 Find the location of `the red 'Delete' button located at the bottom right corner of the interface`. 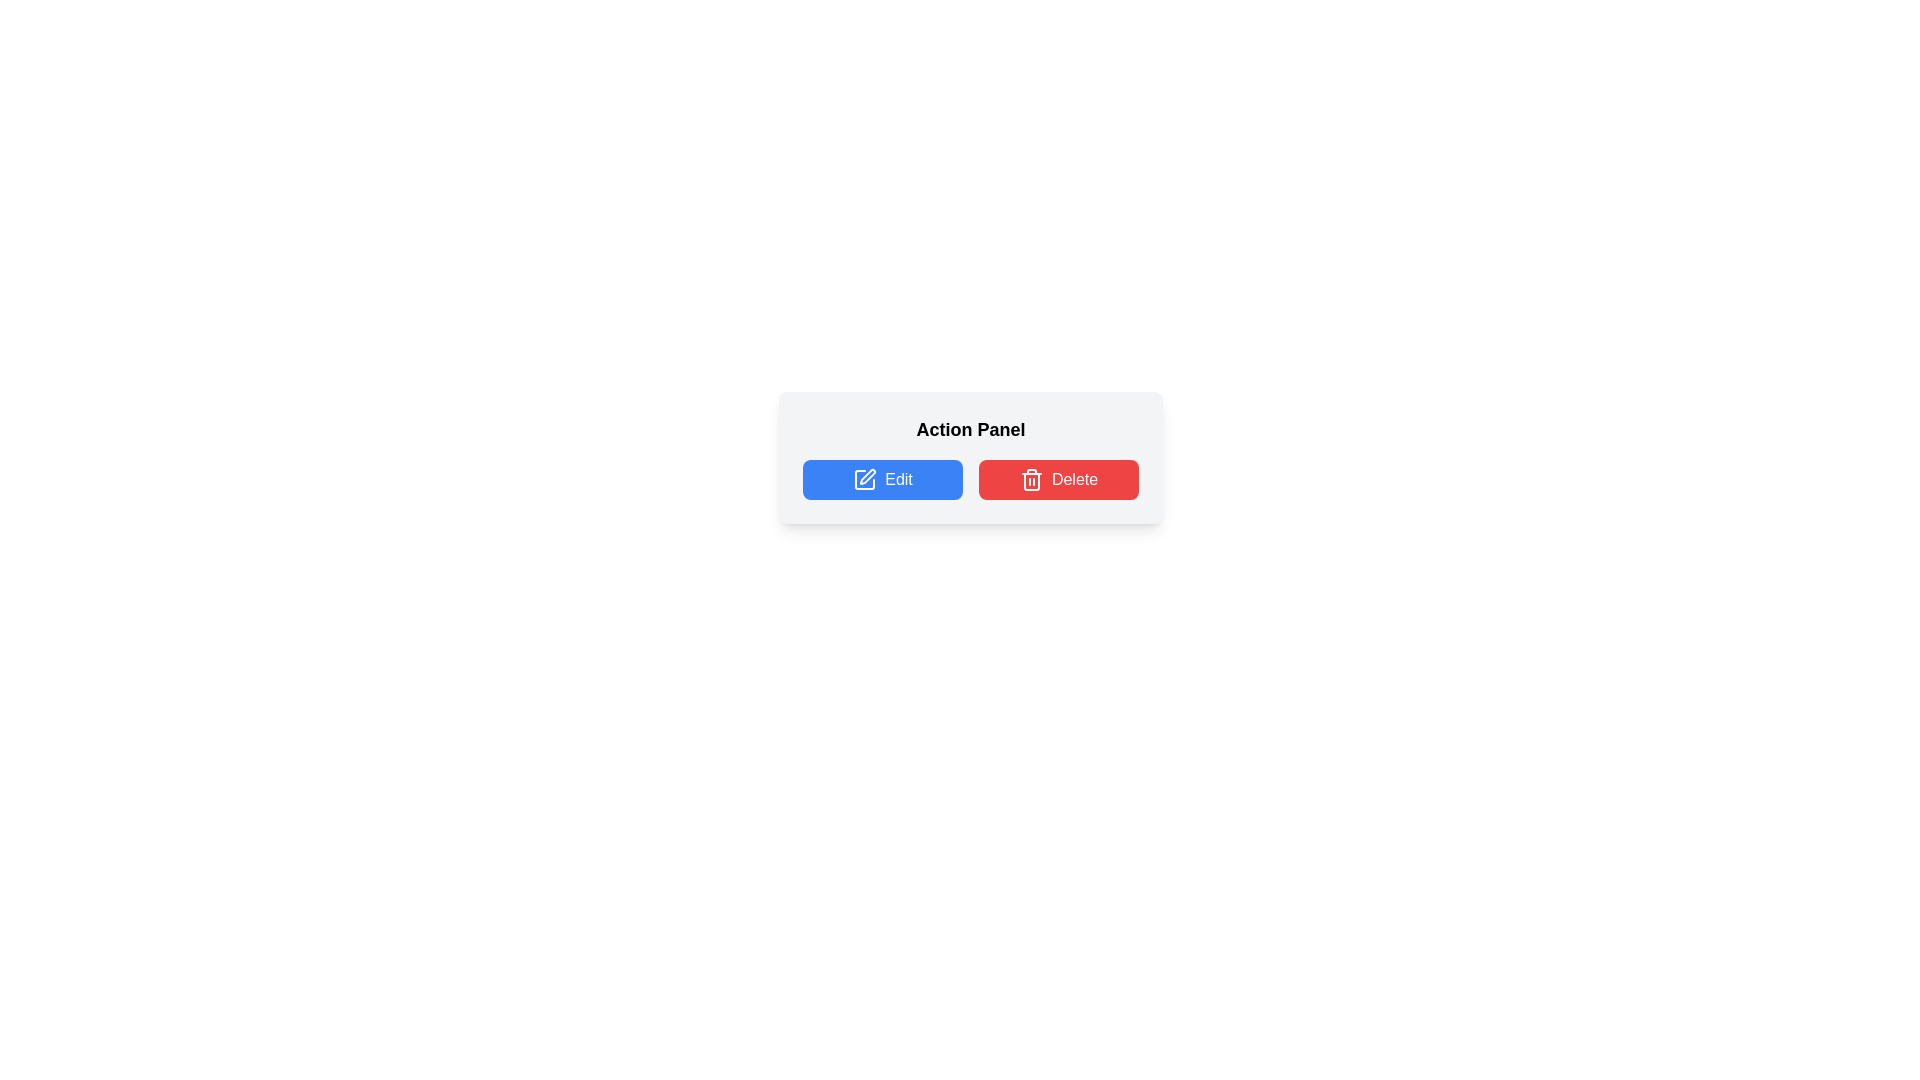

the red 'Delete' button located at the bottom right corner of the interface is located at coordinates (1058, 479).